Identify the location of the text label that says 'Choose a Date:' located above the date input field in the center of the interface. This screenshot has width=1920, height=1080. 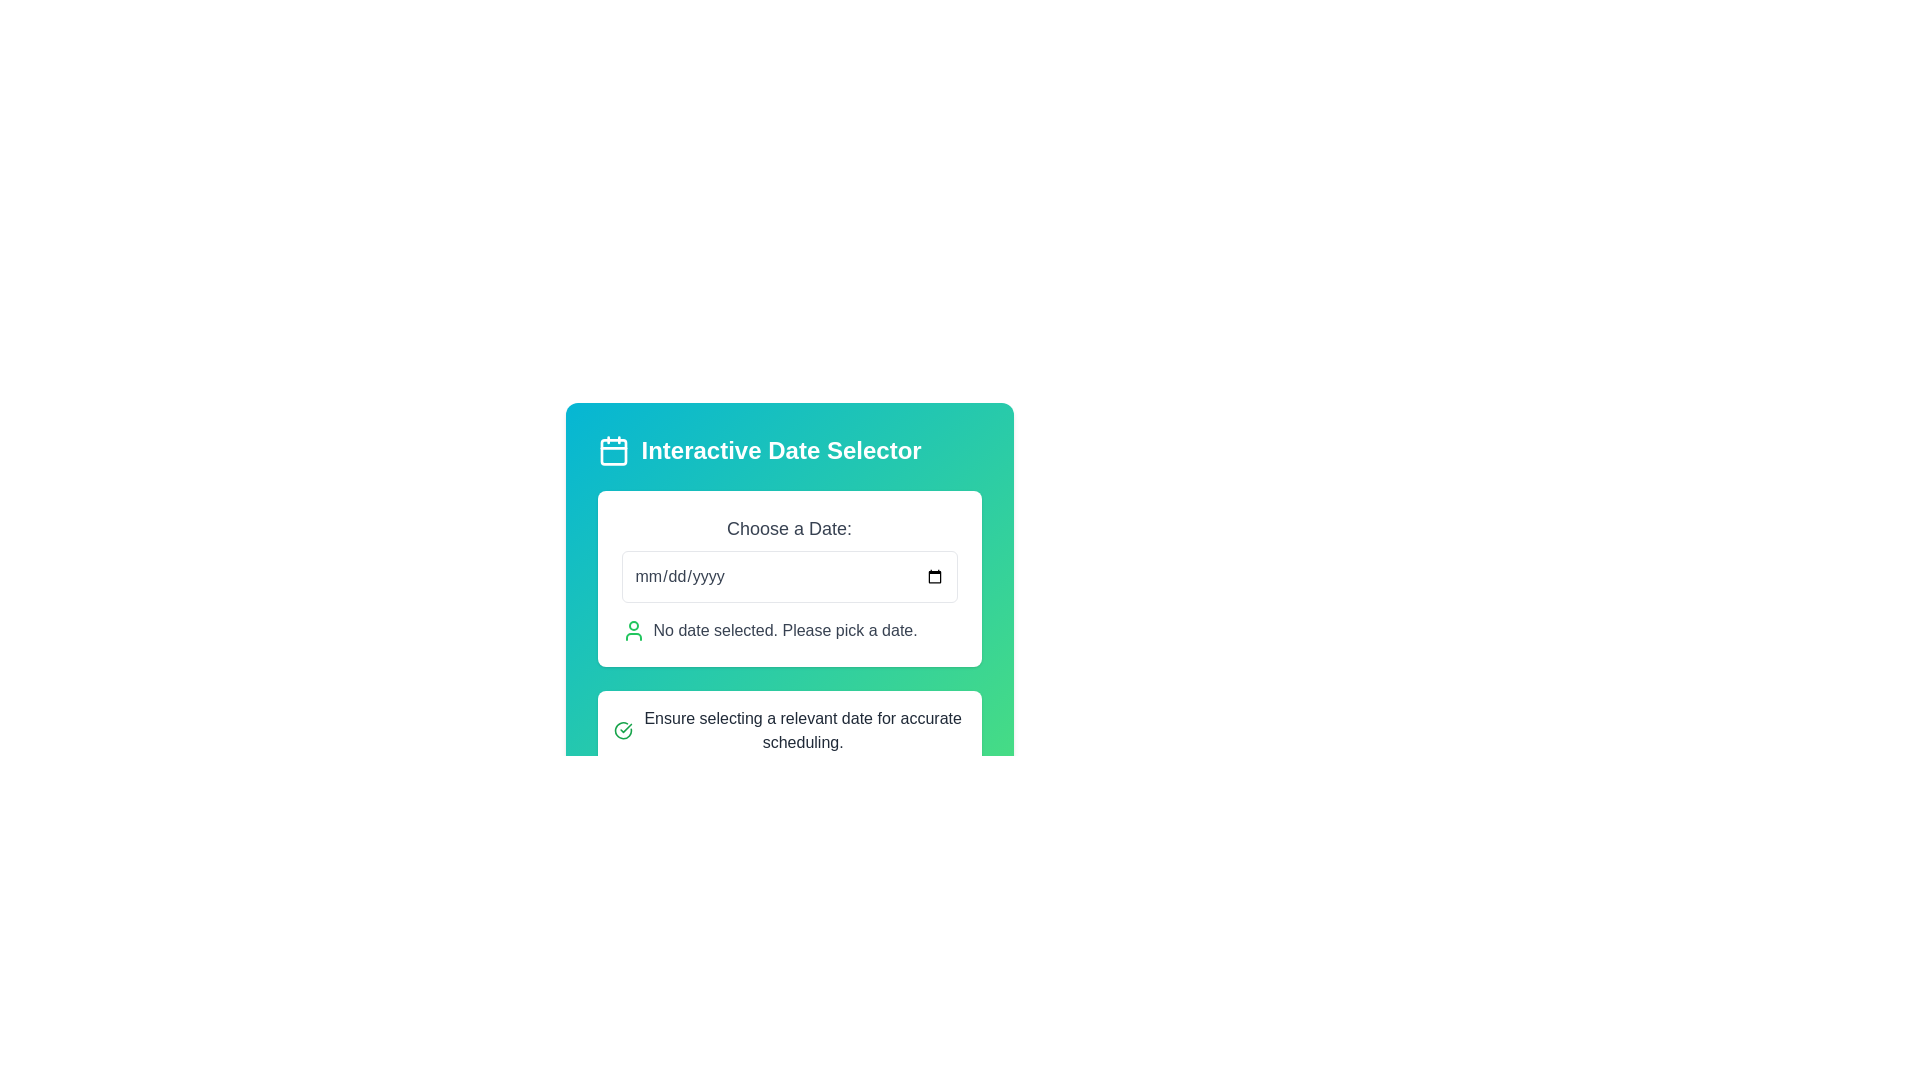
(788, 527).